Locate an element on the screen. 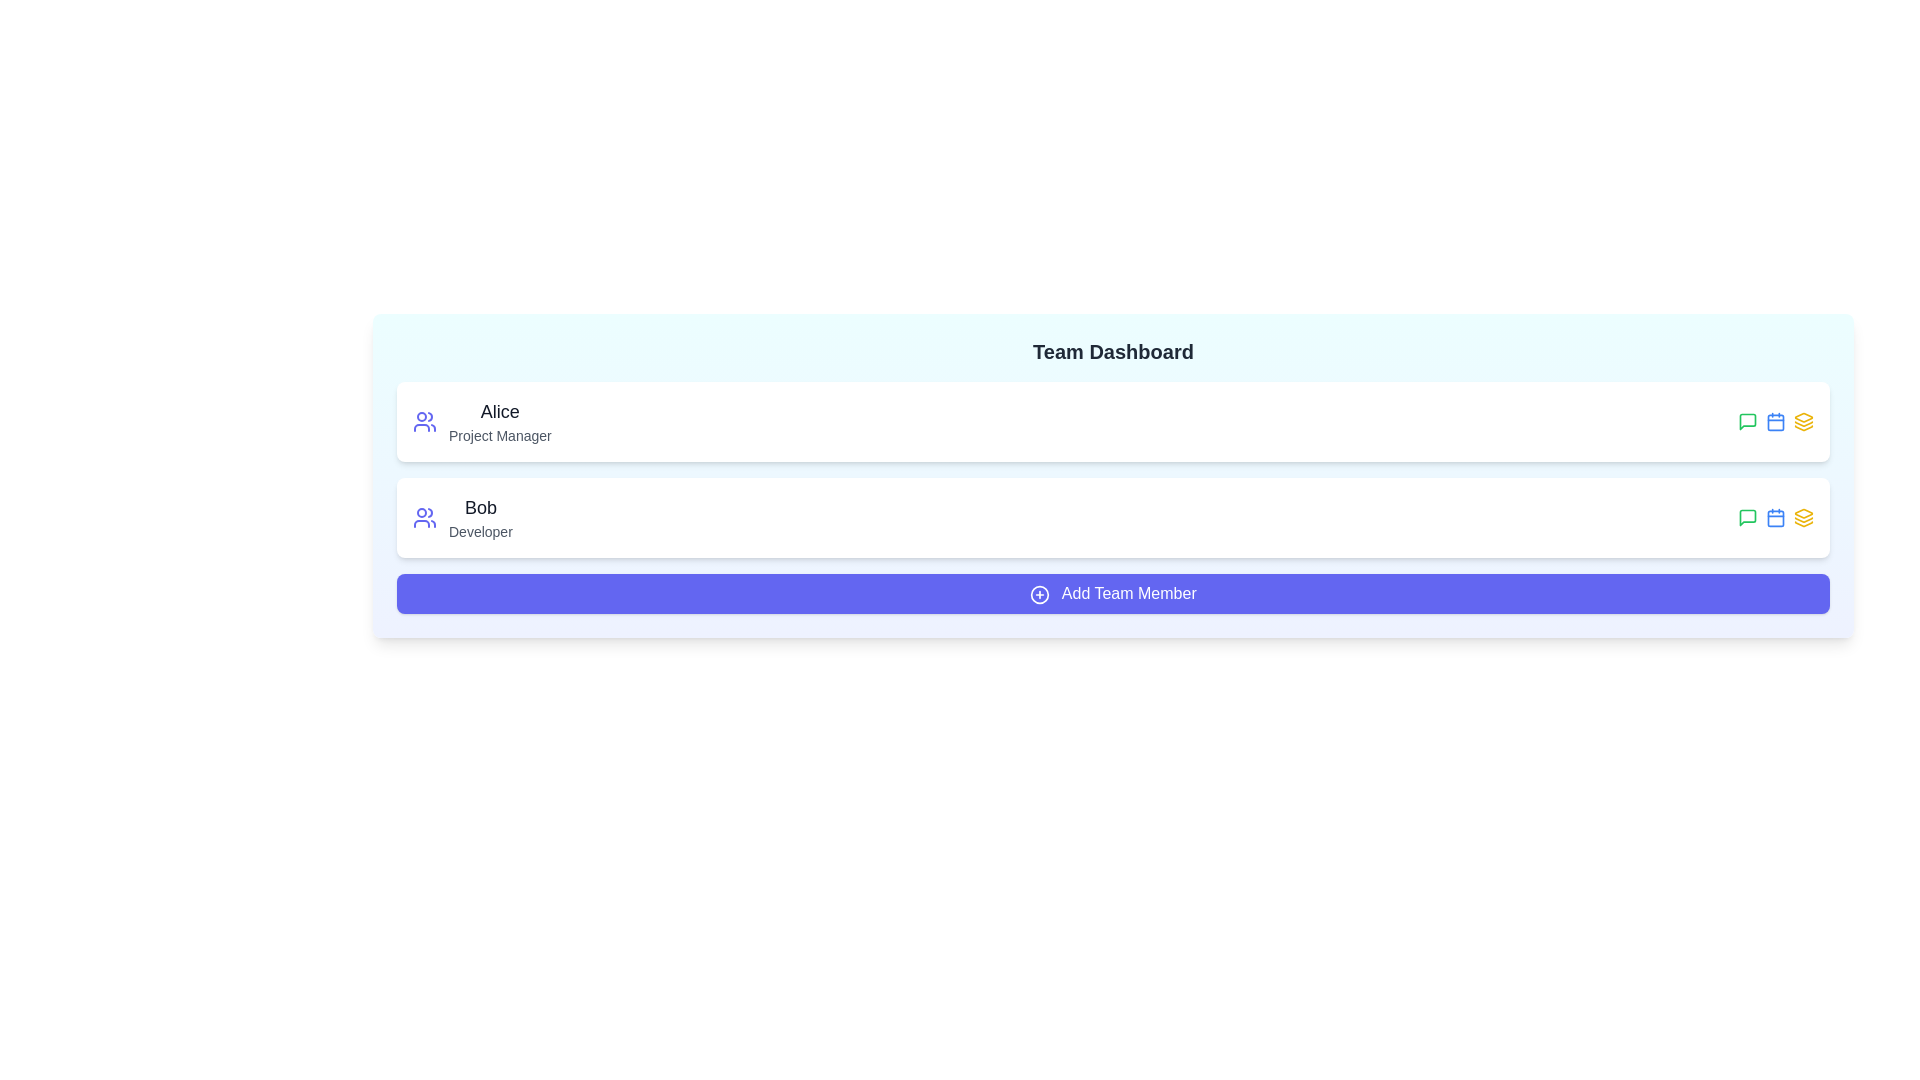 The image size is (1920, 1080). the text label displaying 'Bob' and 'Developer' in the second user card, which is located below the card representing 'Alice' is located at coordinates (480, 516).